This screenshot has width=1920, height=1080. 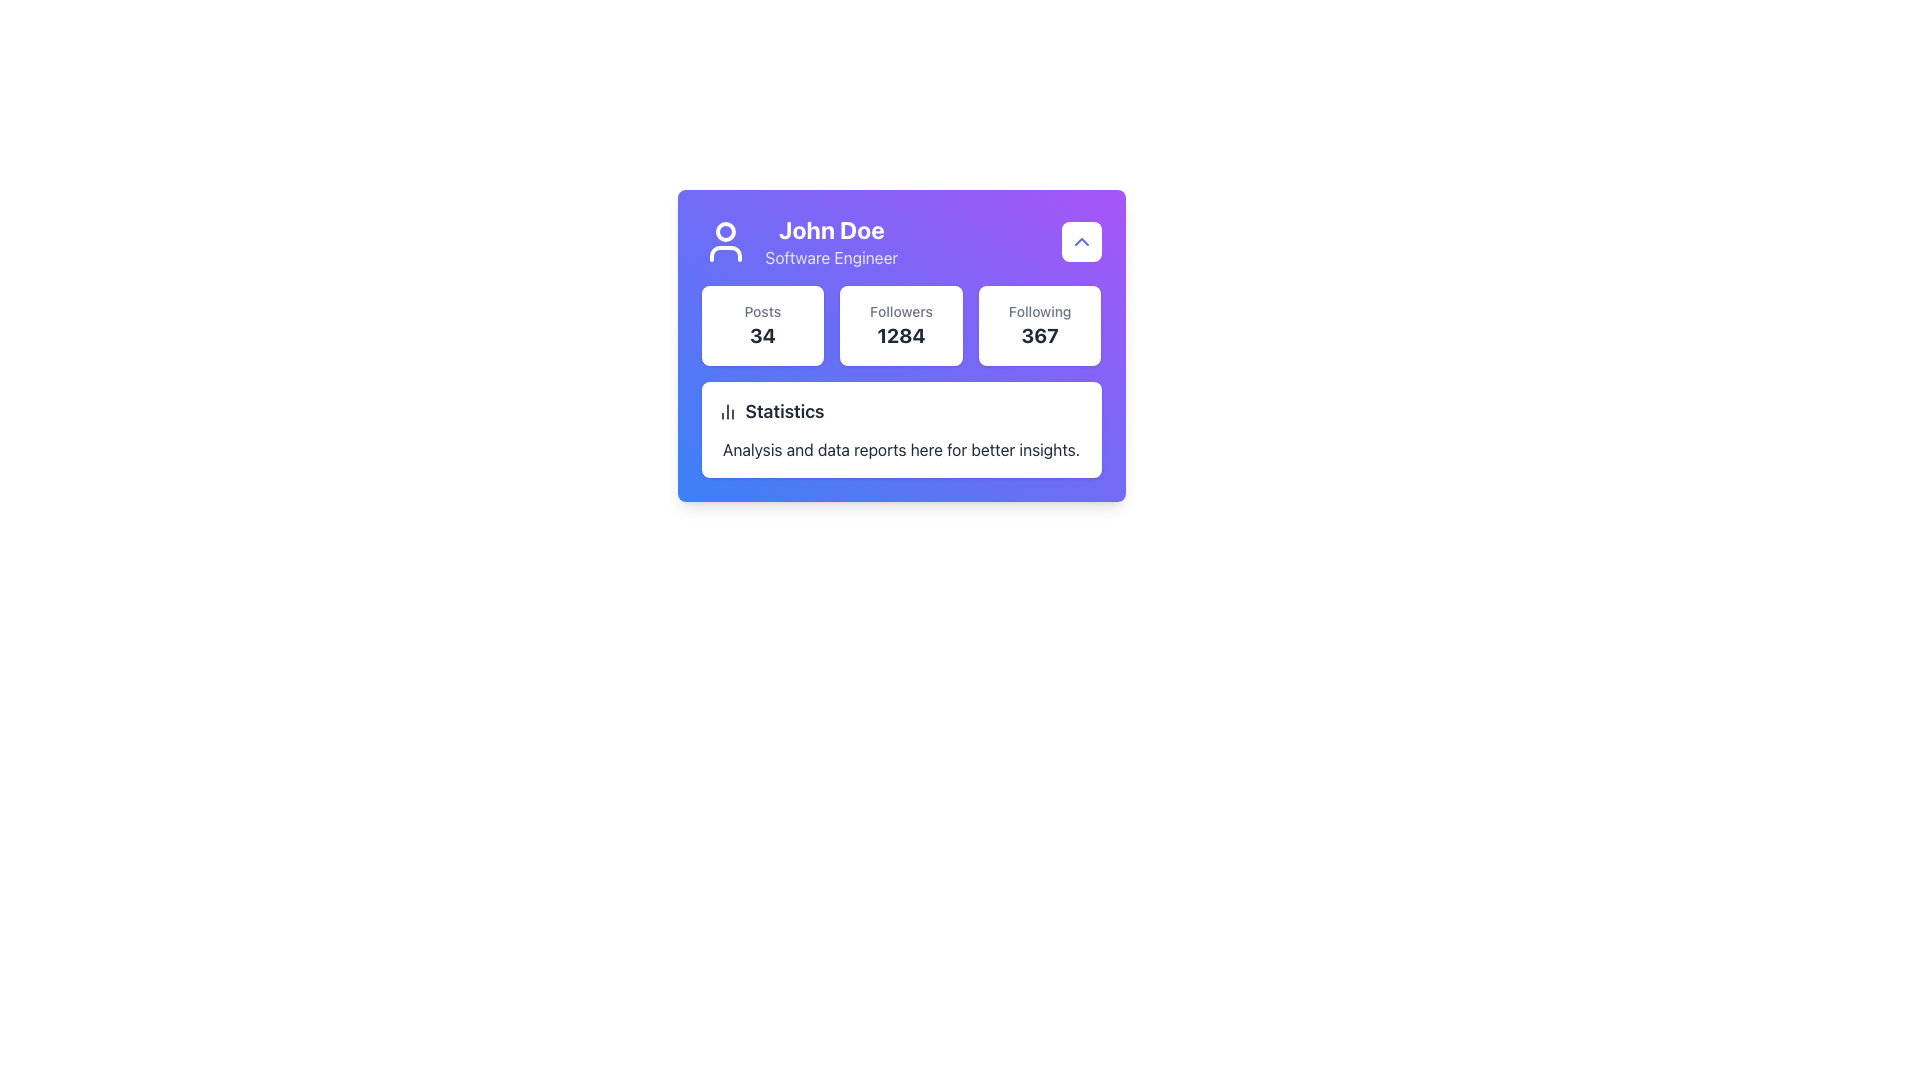 What do you see at coordinates (900, 312) in the screenshot?
I see `the Text Label that indicates the count of followers, positioned above the number 1284 in the user statistics card` at bounding box center [900, 312].